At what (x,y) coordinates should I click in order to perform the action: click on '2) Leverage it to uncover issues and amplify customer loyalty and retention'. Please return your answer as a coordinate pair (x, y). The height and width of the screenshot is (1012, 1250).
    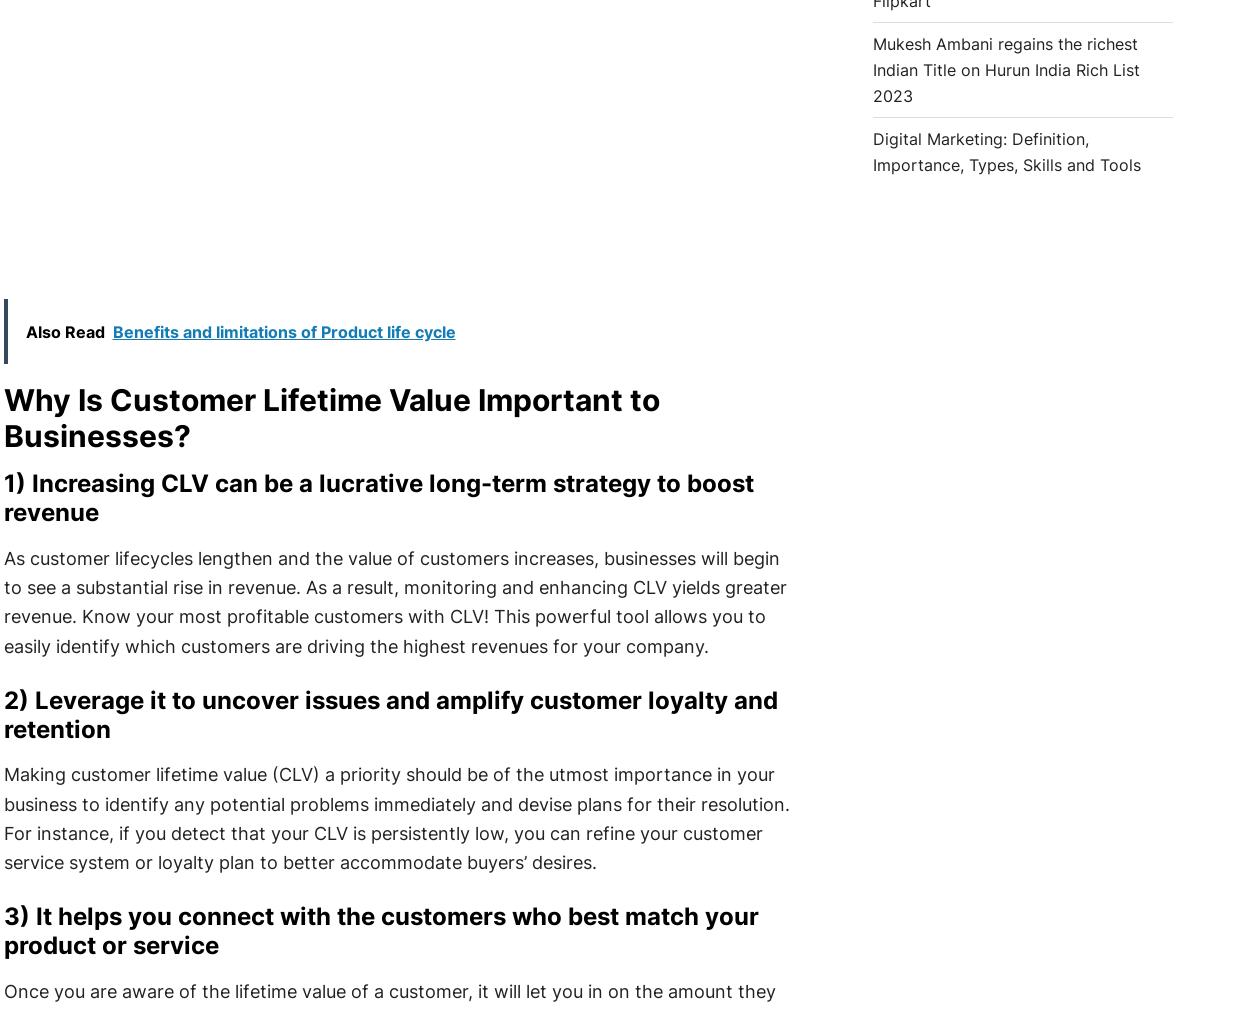
    Looking at the image, I should click on (390, 713).